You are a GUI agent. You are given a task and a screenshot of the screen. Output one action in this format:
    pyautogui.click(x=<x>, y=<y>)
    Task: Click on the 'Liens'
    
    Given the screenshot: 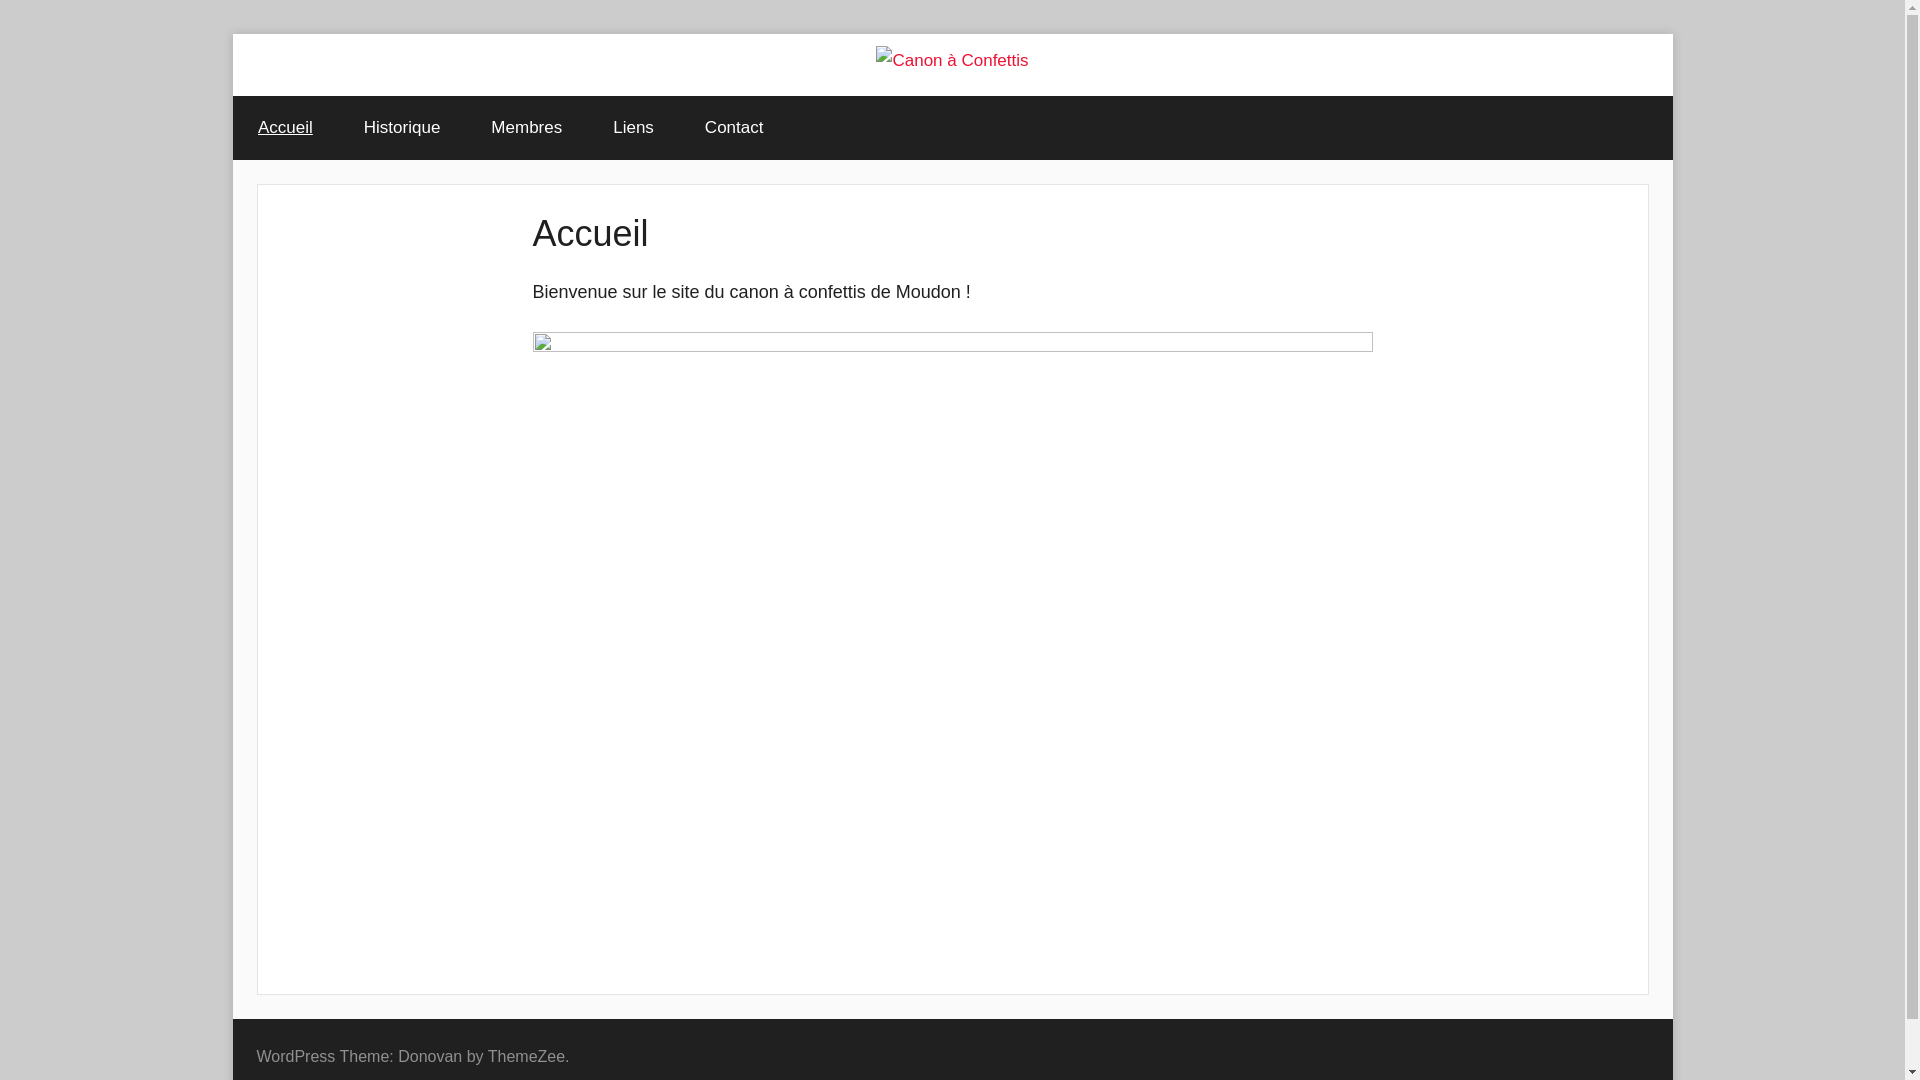 What is the action you would take?
    pyautogui.click(x=632, y=127)
    